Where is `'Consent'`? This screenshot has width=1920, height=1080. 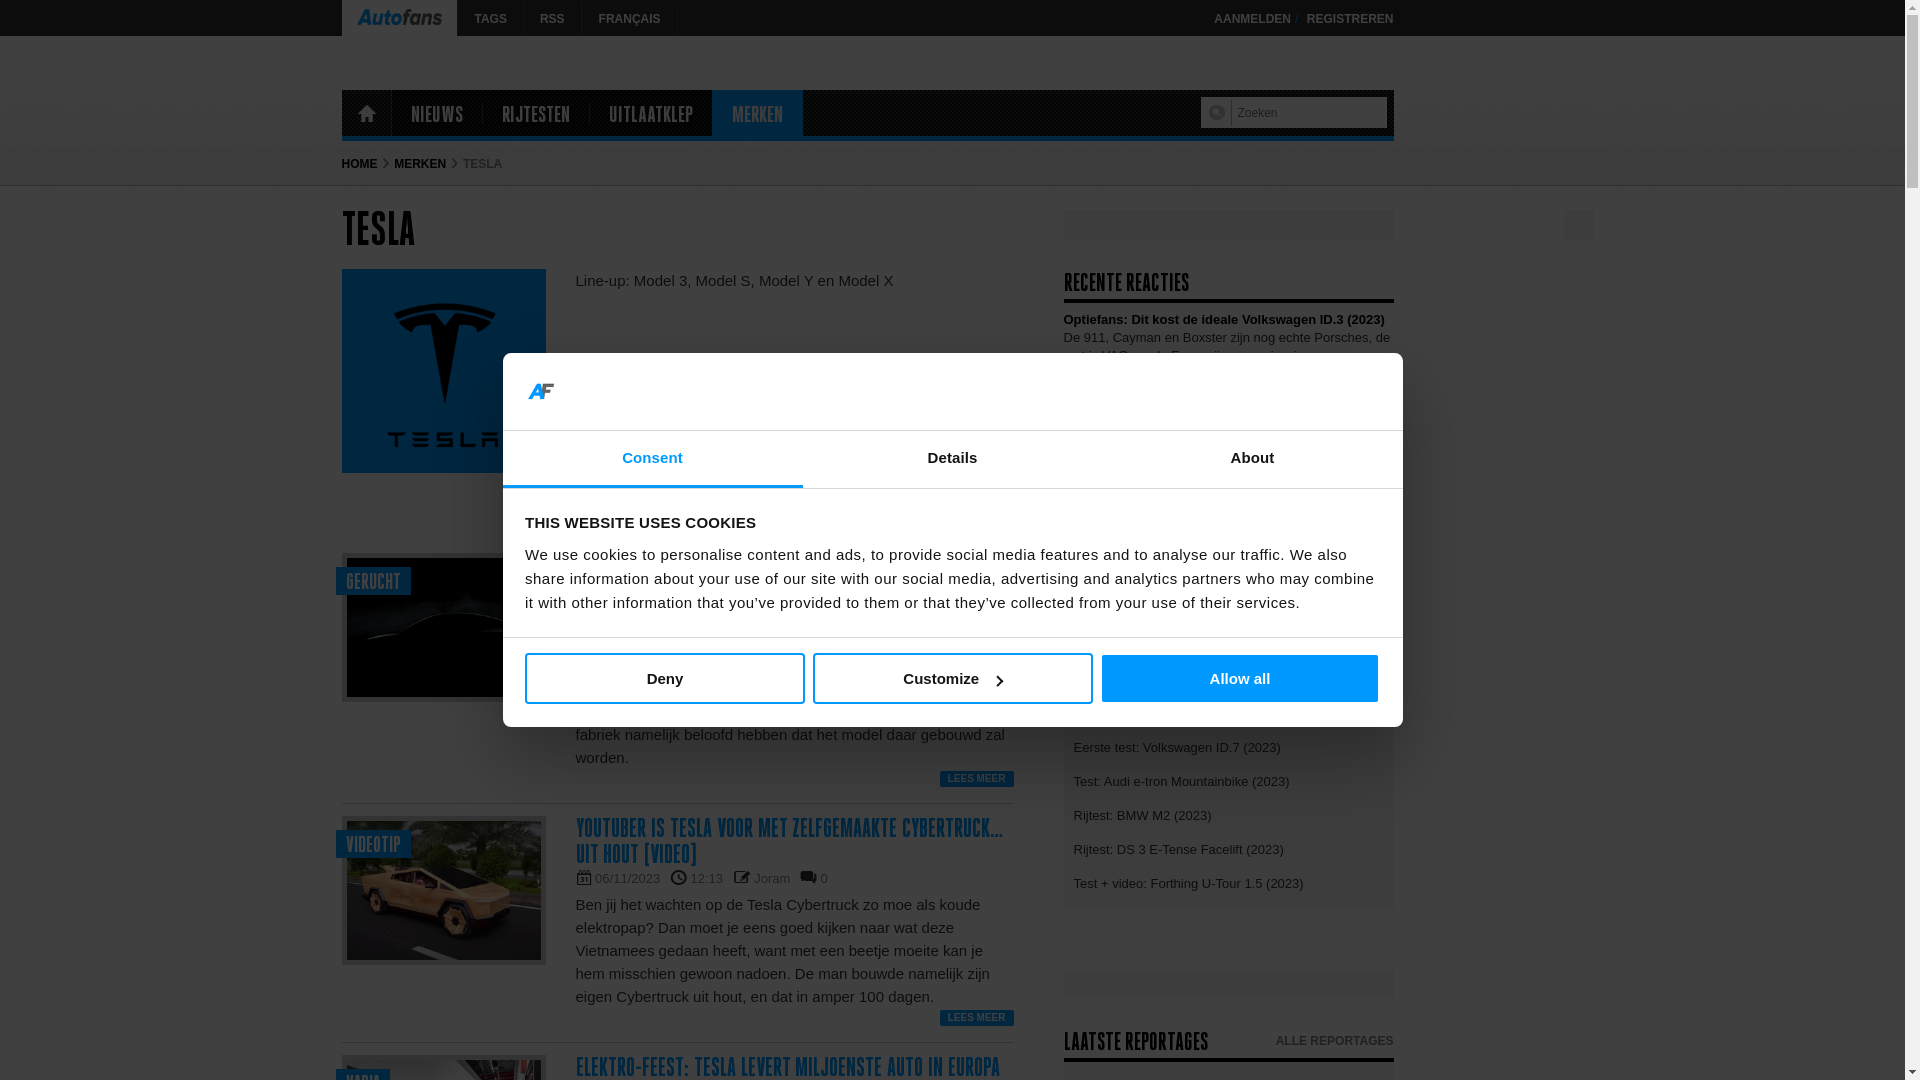
'Consent' is located at coordinates (652, 459).